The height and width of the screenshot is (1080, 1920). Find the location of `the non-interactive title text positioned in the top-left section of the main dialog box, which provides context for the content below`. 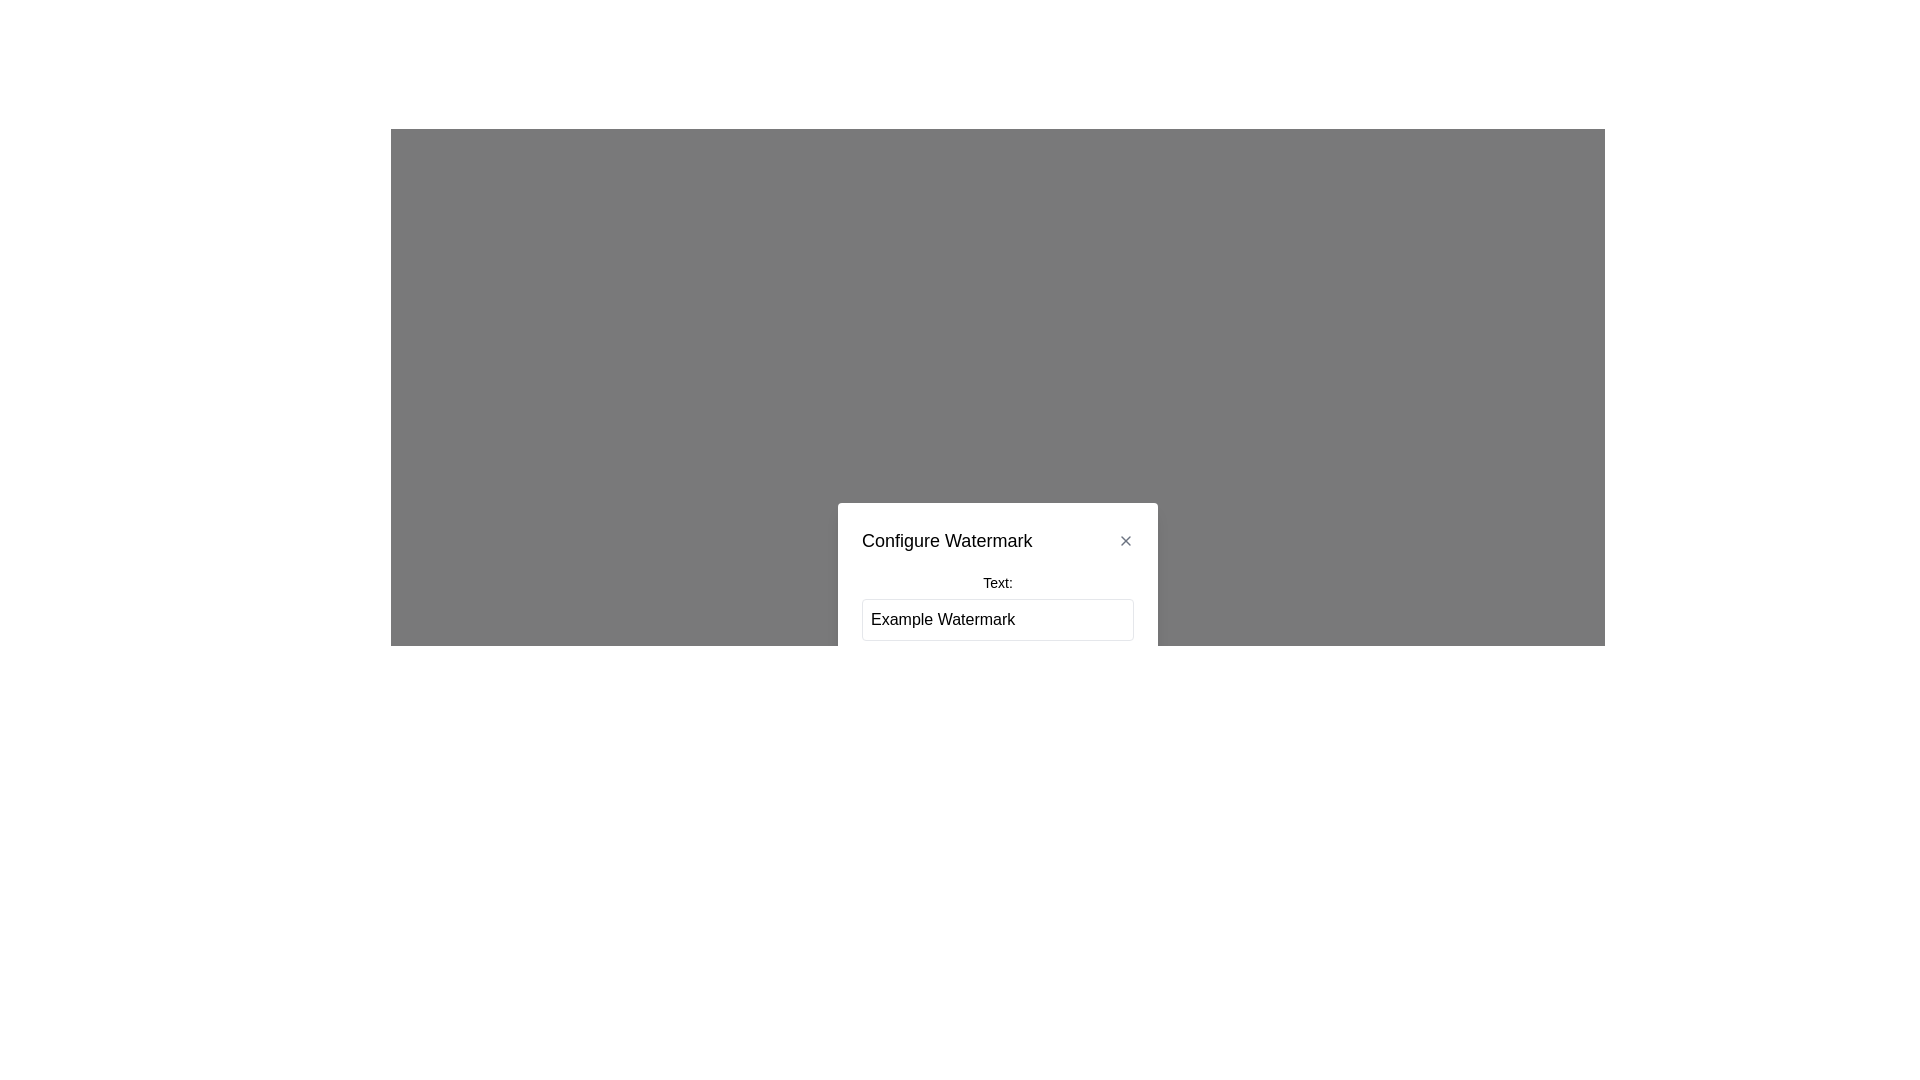

the non-interactive title text positioned in the top-left section of the main dialog box, which provides context for the content below is located at coordinates (946, 540).